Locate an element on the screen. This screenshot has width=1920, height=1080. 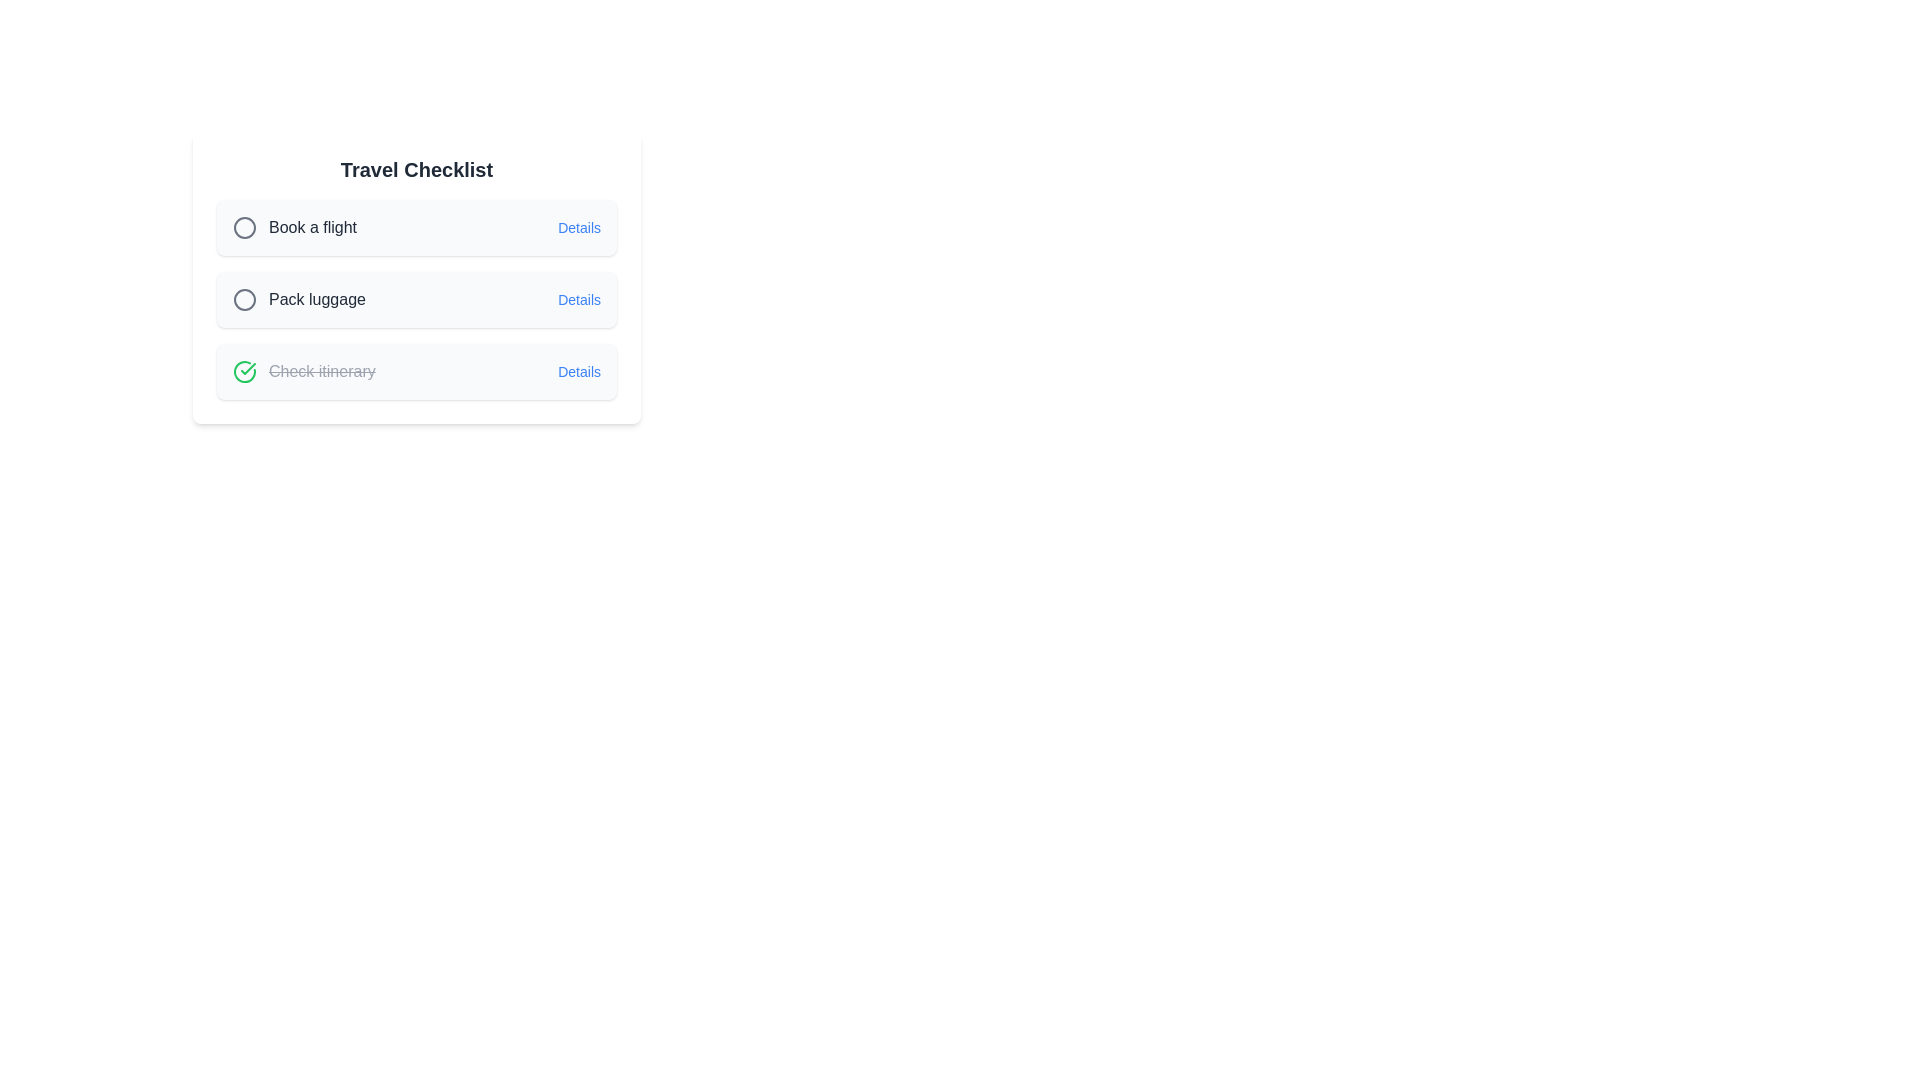
the circle on the left side of the 'Pack luggage' list item to mark it as completed is located at coordinates (416, 300).